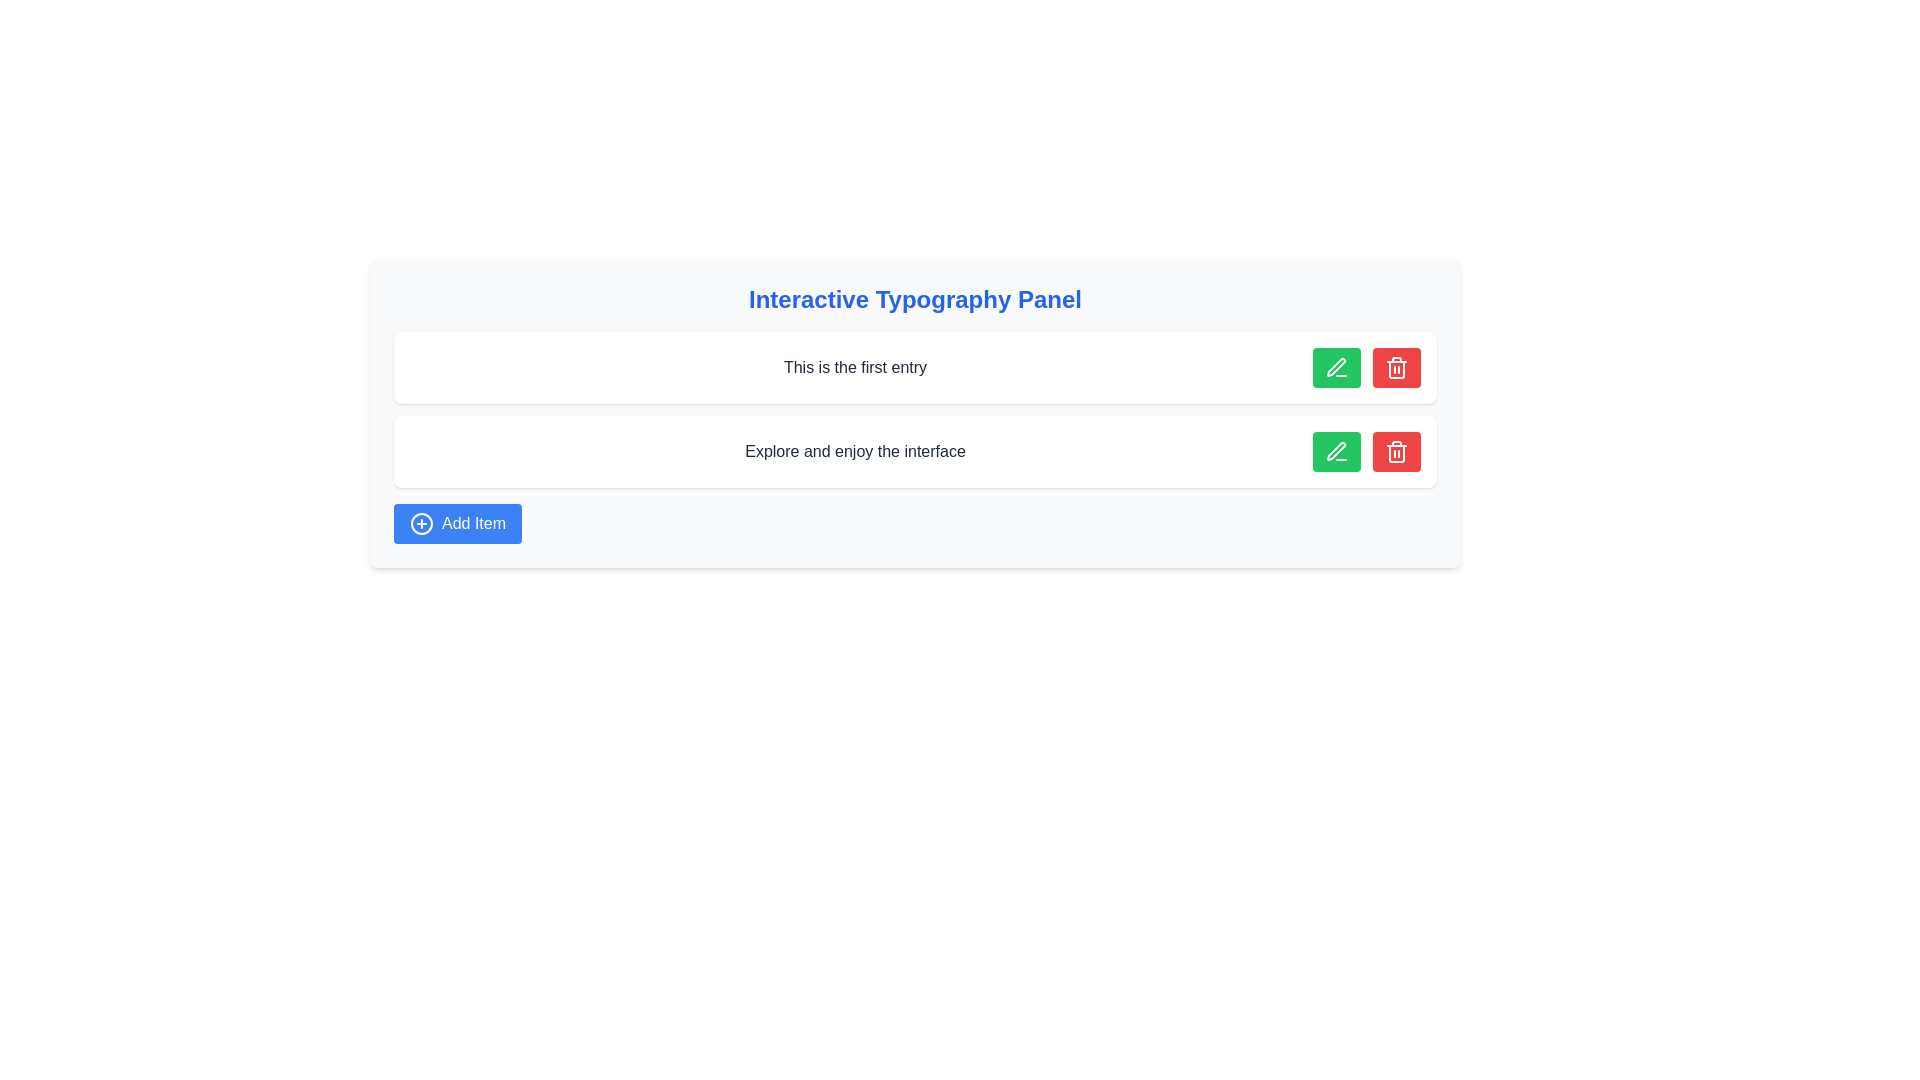  Describe the element at coordinates (457, 523) in the screenshot. I see `the 'Add Item' button, which is a rectangular button with rounded corners, blue background, and white text, located in the 'Interactive Typography Panel'` at that location.